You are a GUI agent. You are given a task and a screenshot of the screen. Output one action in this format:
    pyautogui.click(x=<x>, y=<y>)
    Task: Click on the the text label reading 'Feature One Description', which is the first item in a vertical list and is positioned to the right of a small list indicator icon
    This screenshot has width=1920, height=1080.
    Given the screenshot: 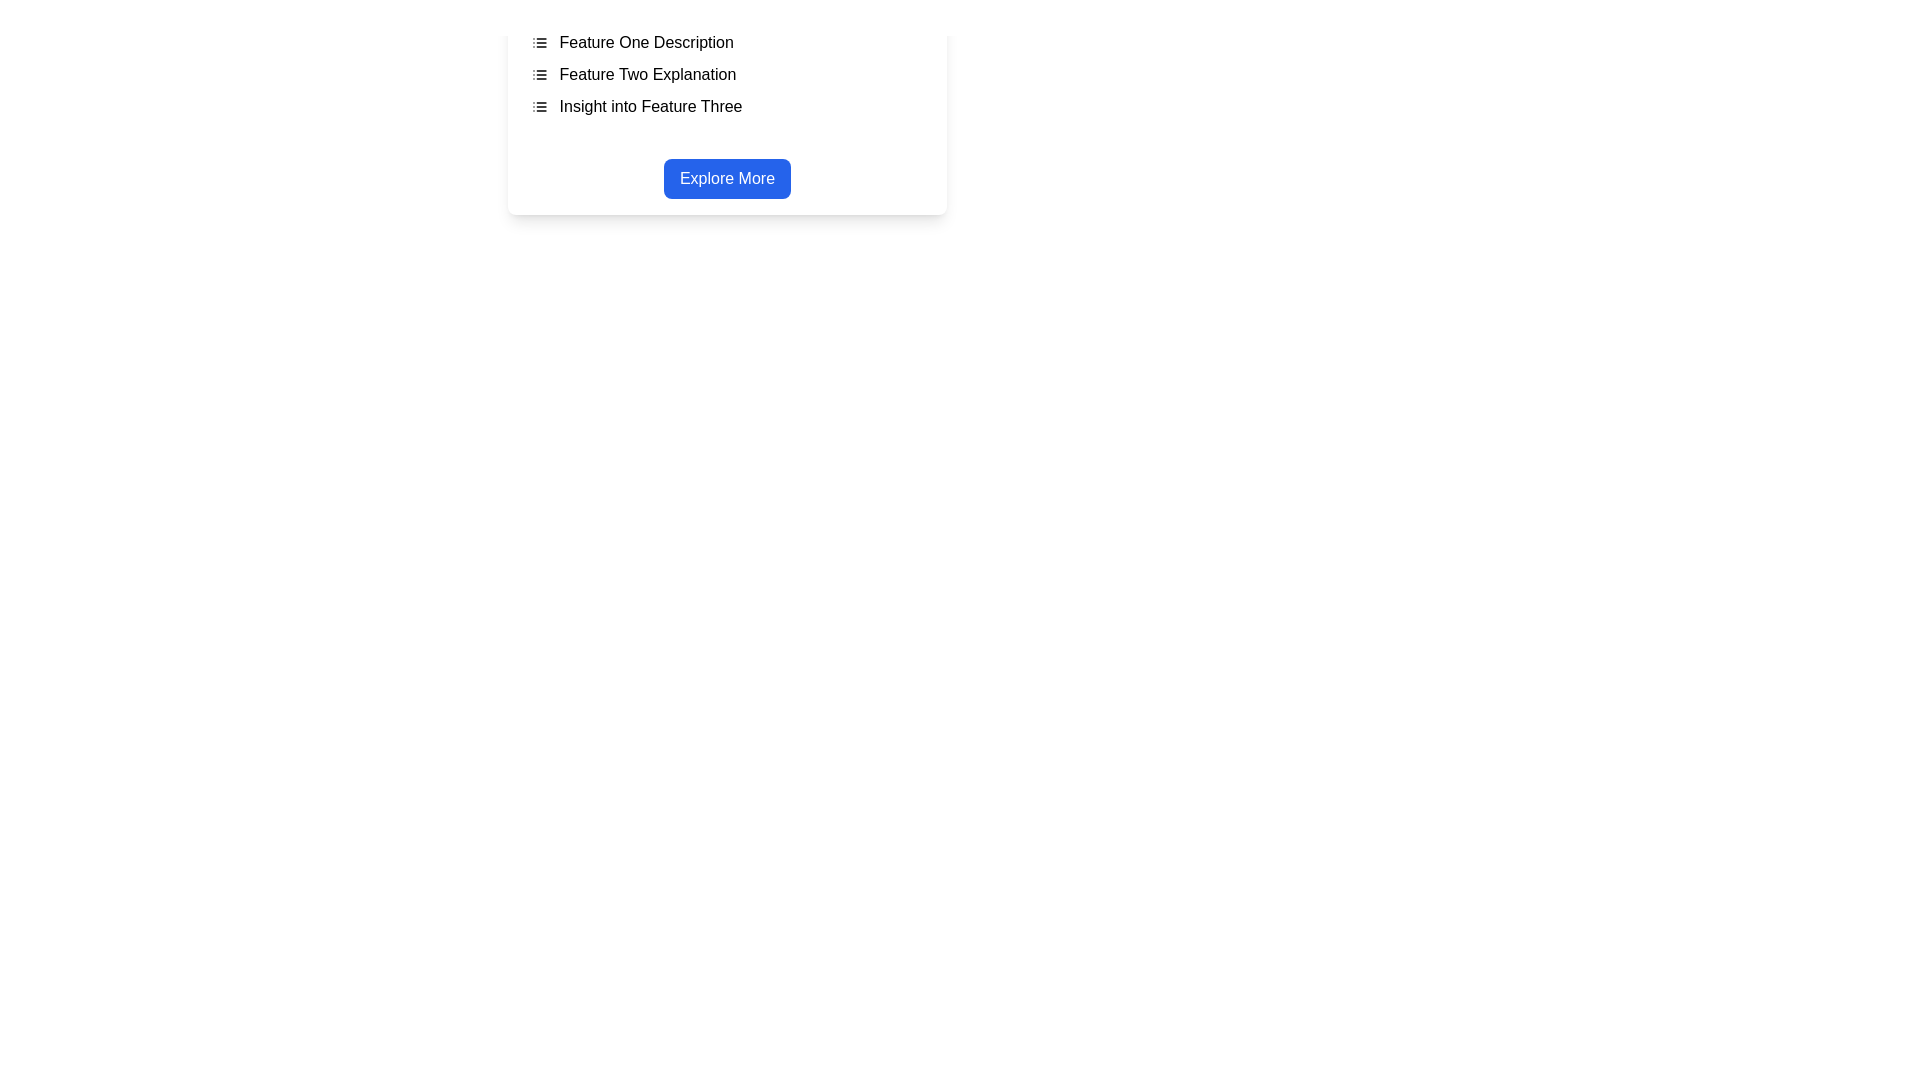 What is the action you would take?
    pyautogui.click(x=646, y=42)
    